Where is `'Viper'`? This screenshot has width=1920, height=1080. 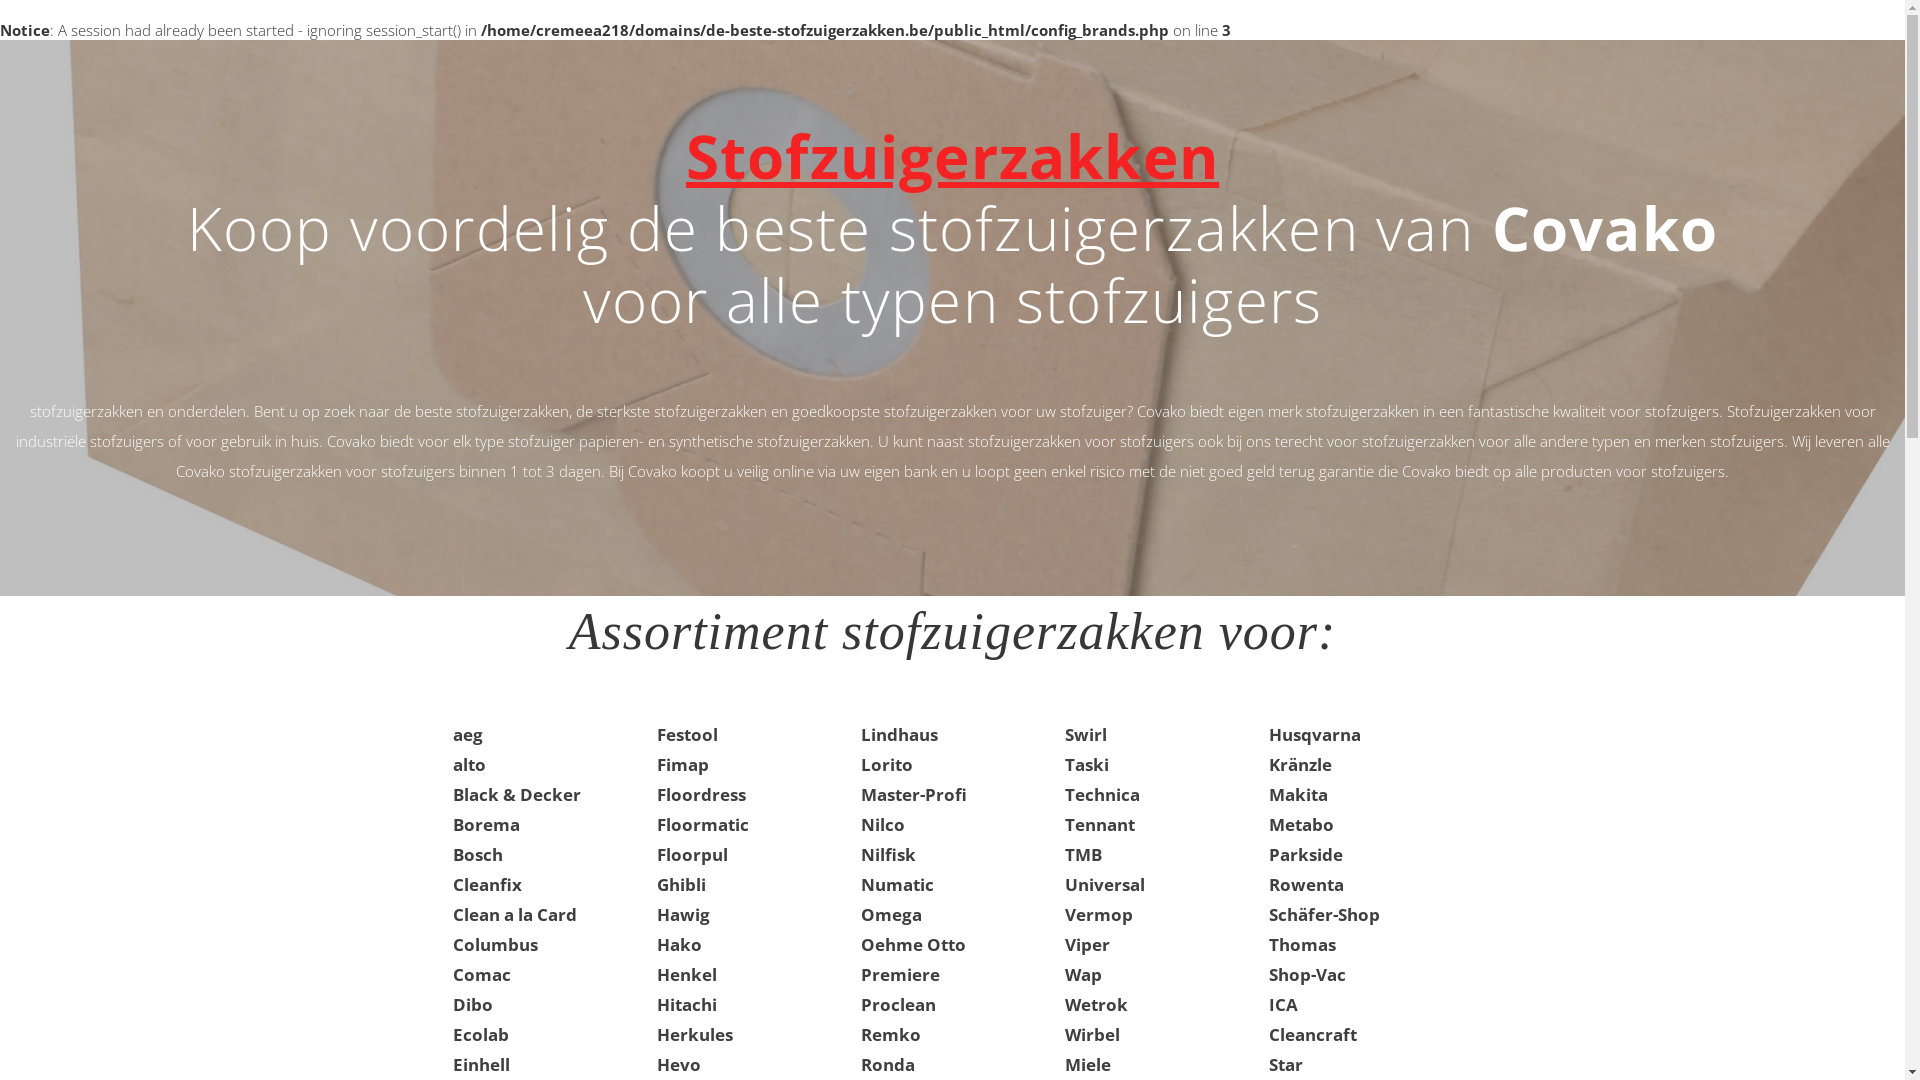
'Viper' is located at coordinates (1063, 944).